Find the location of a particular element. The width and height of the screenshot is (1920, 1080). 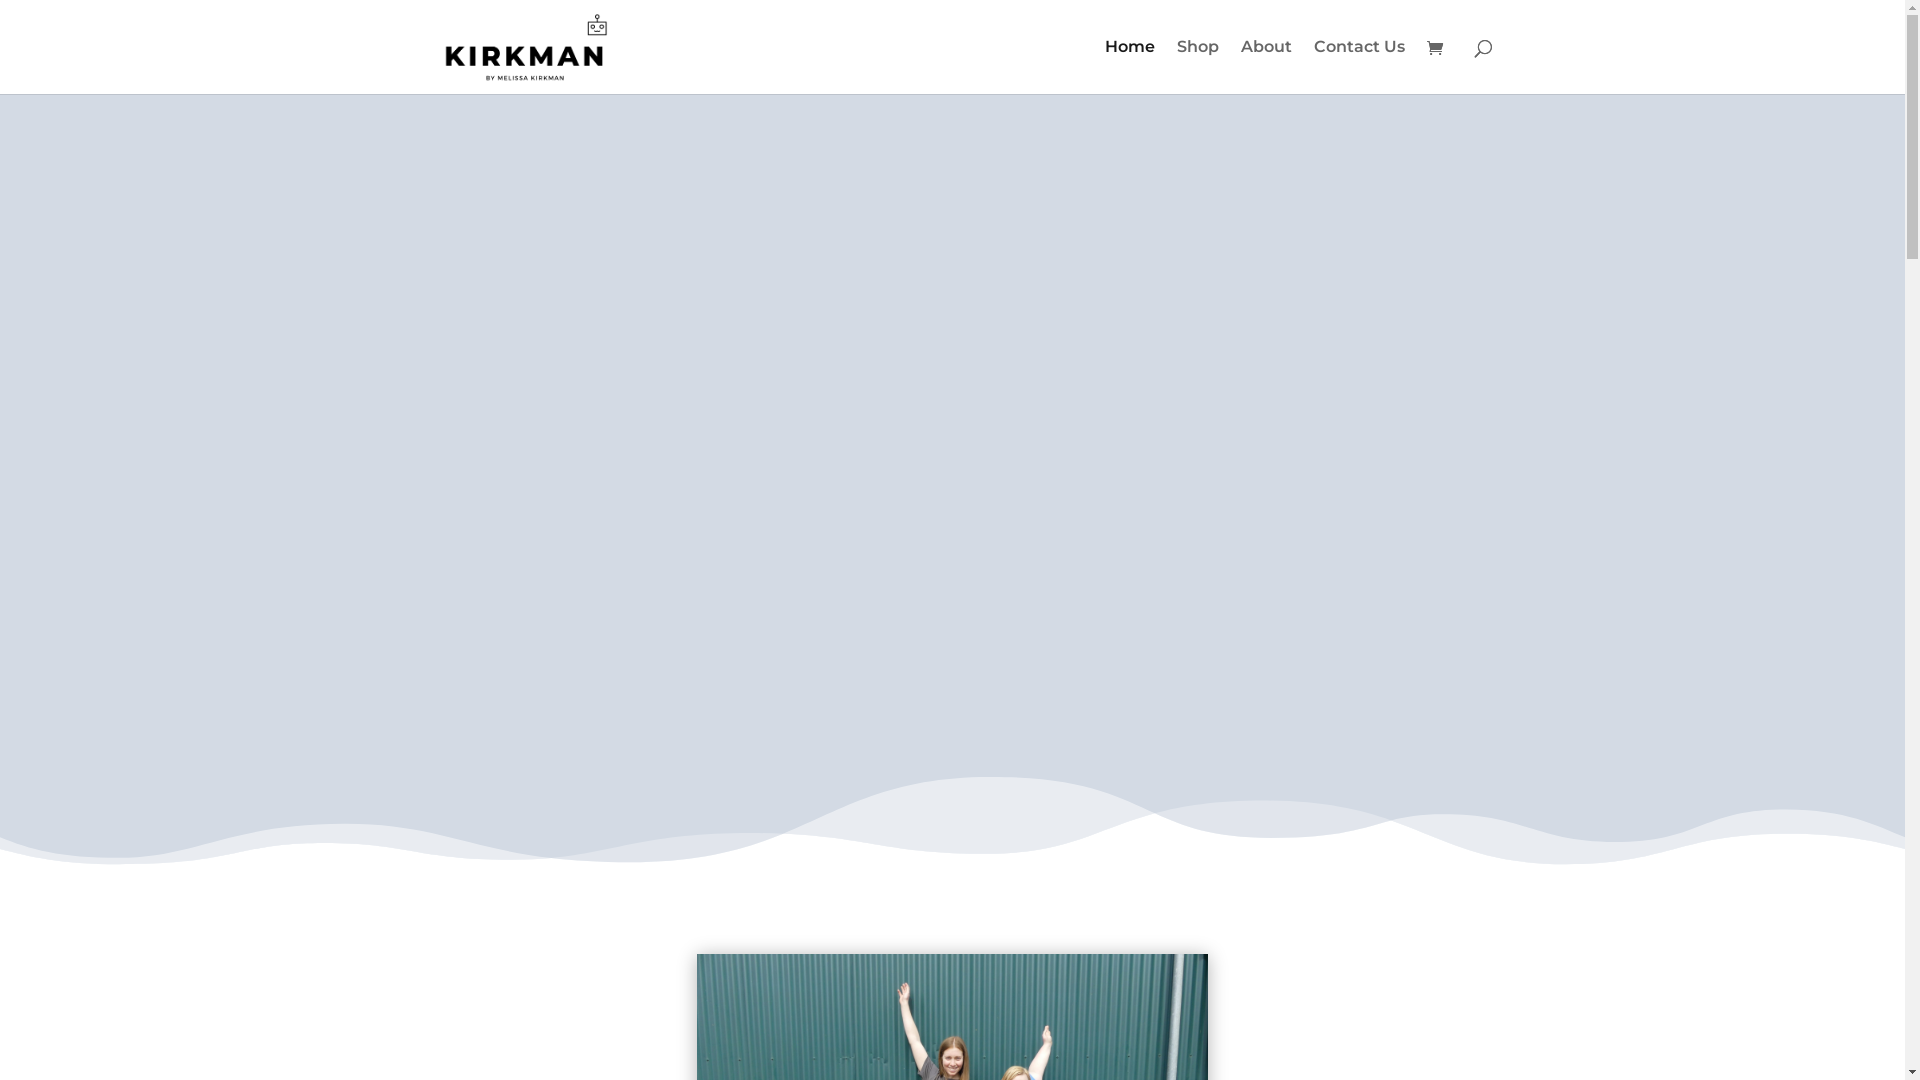

'Home' is located at coordinates (1103, 65).